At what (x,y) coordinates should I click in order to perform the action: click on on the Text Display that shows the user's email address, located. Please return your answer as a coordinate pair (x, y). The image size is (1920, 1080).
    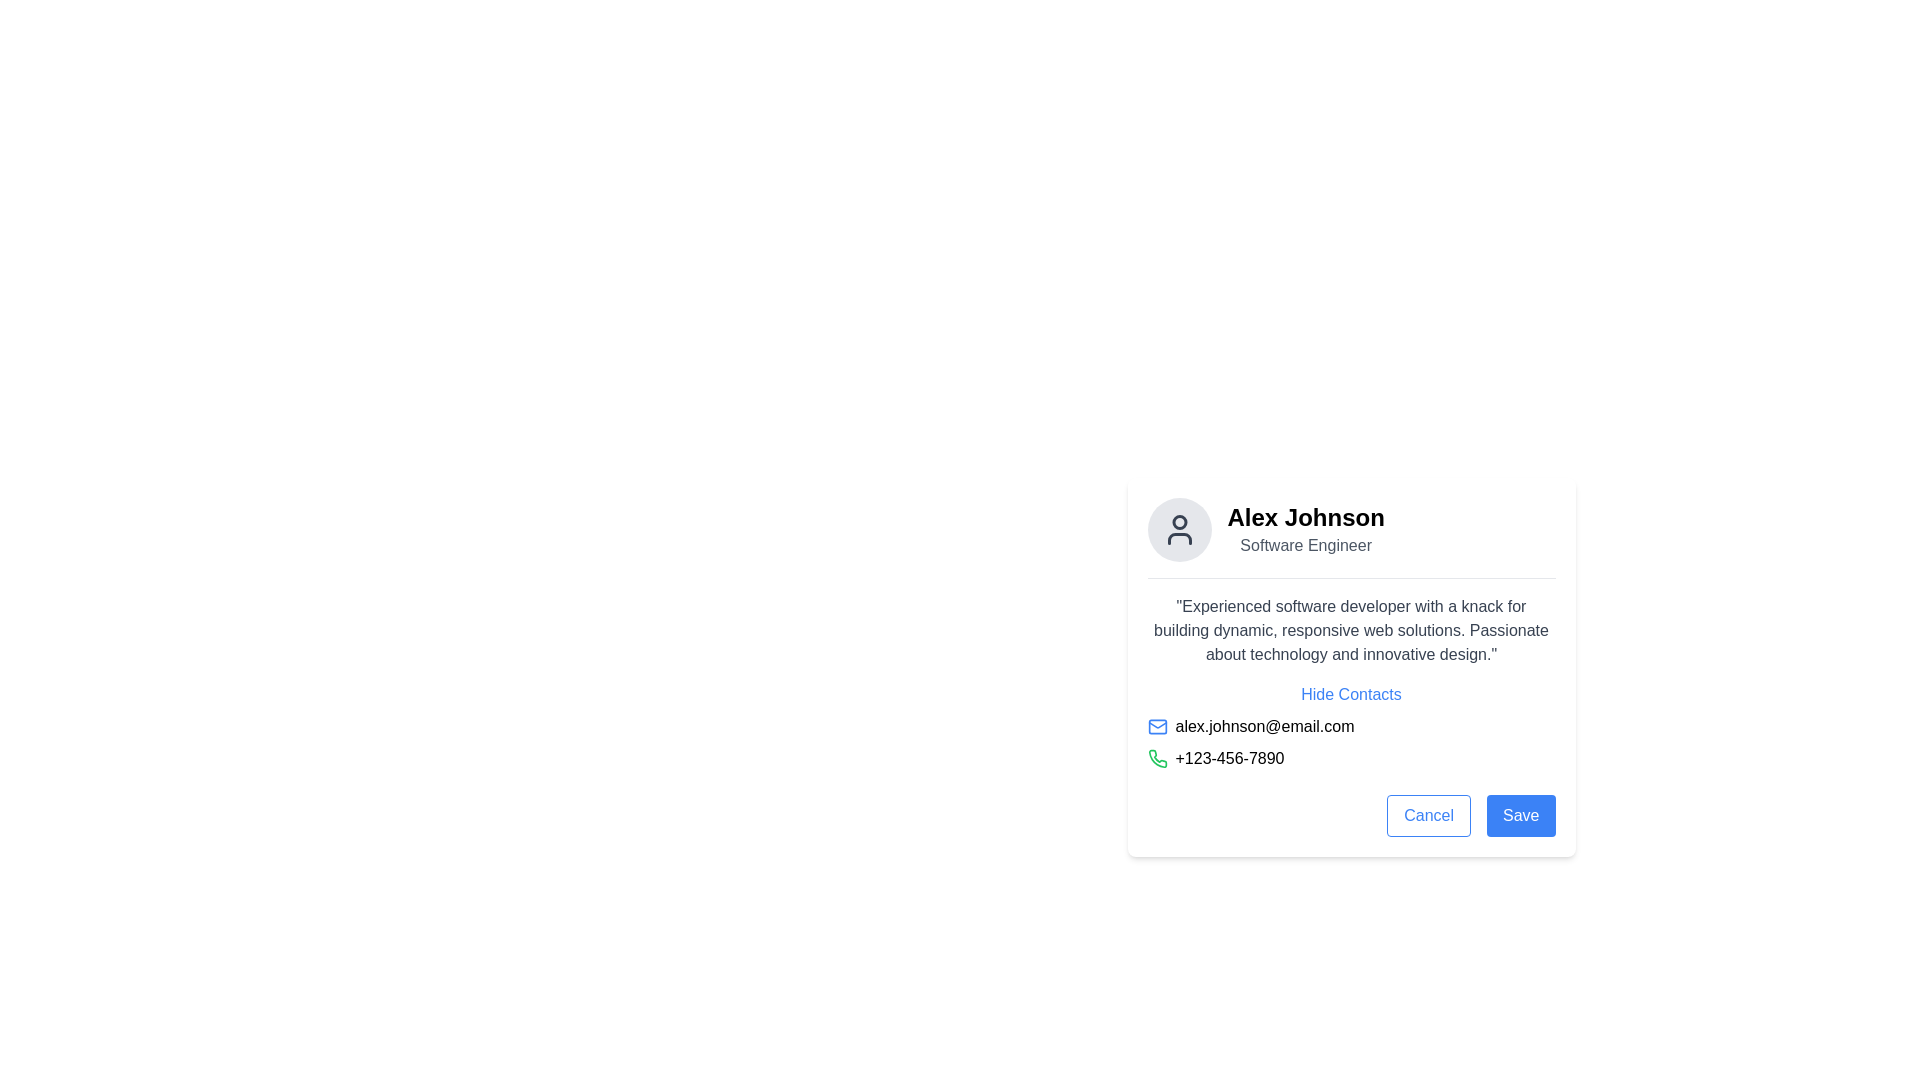
    Looking at the image, I should click on (1264, 726).